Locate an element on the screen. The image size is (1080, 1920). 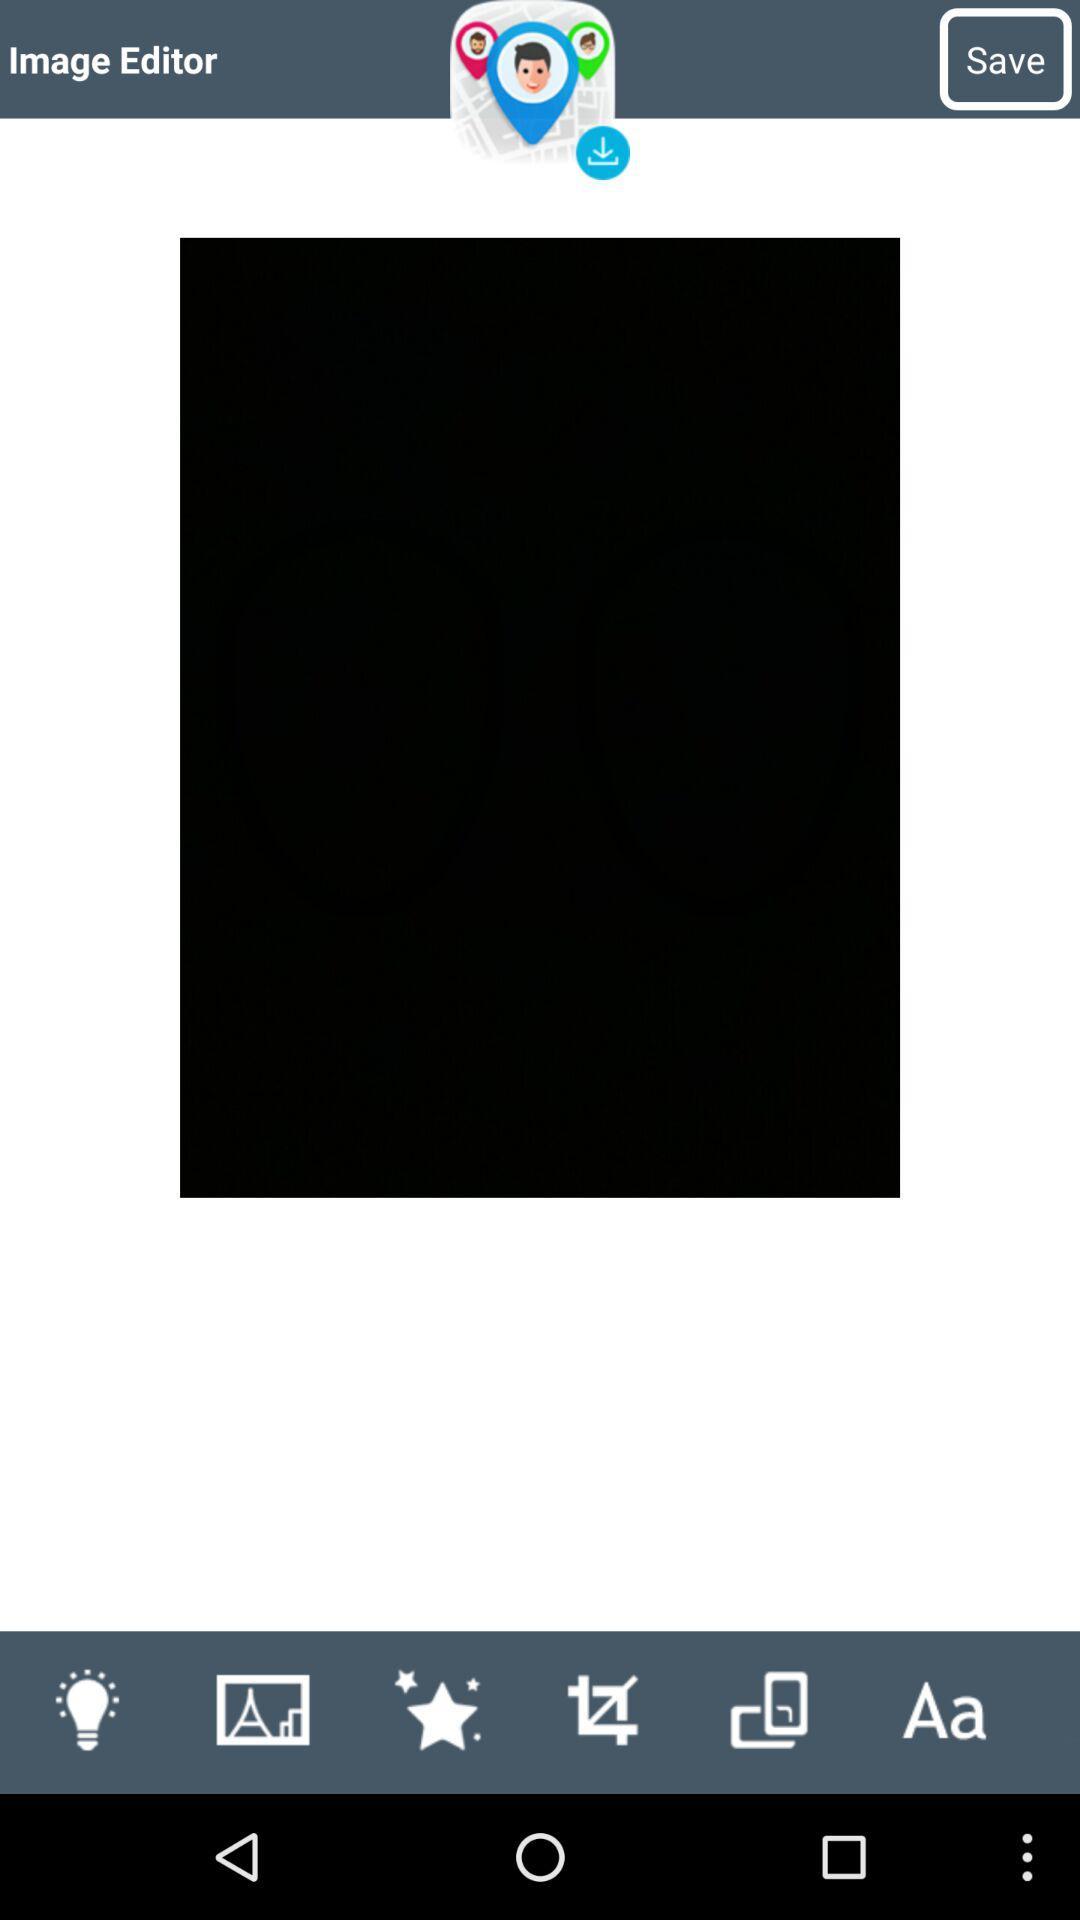
the font icon is located at coordinates (943, 1830).